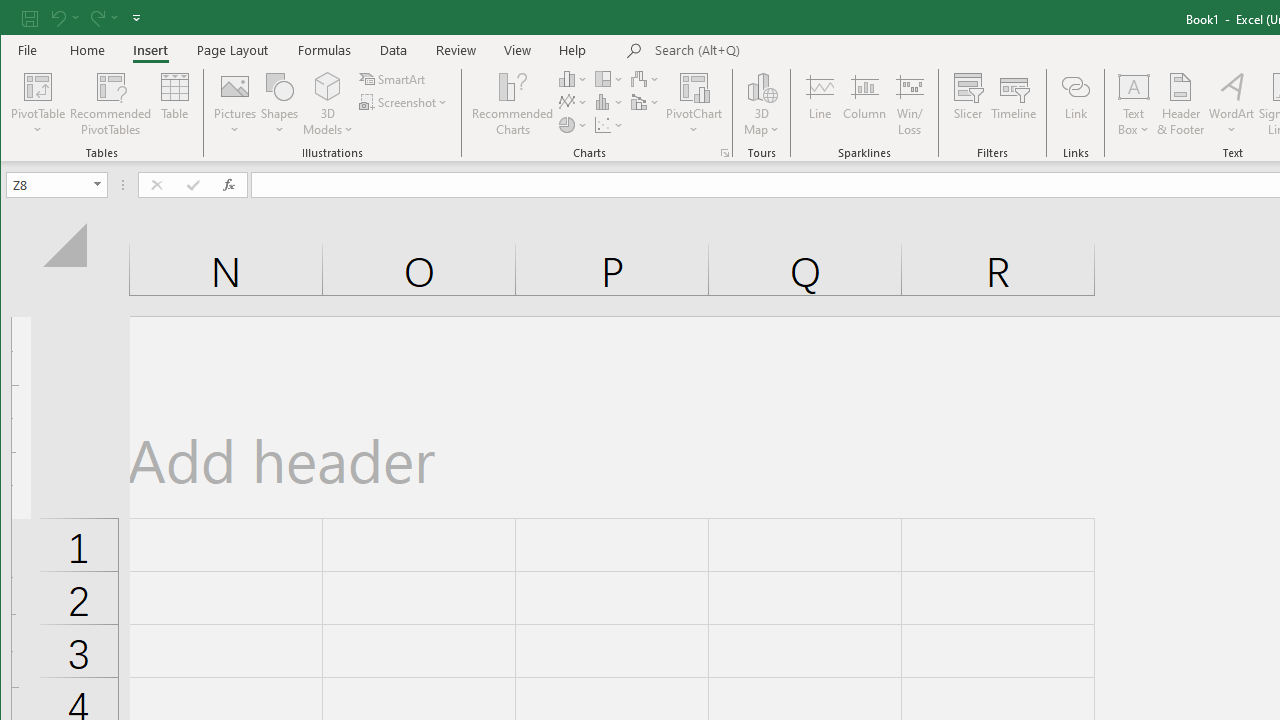  I want to click on 'Insert Column or Bar Chart', so click(572, 78).